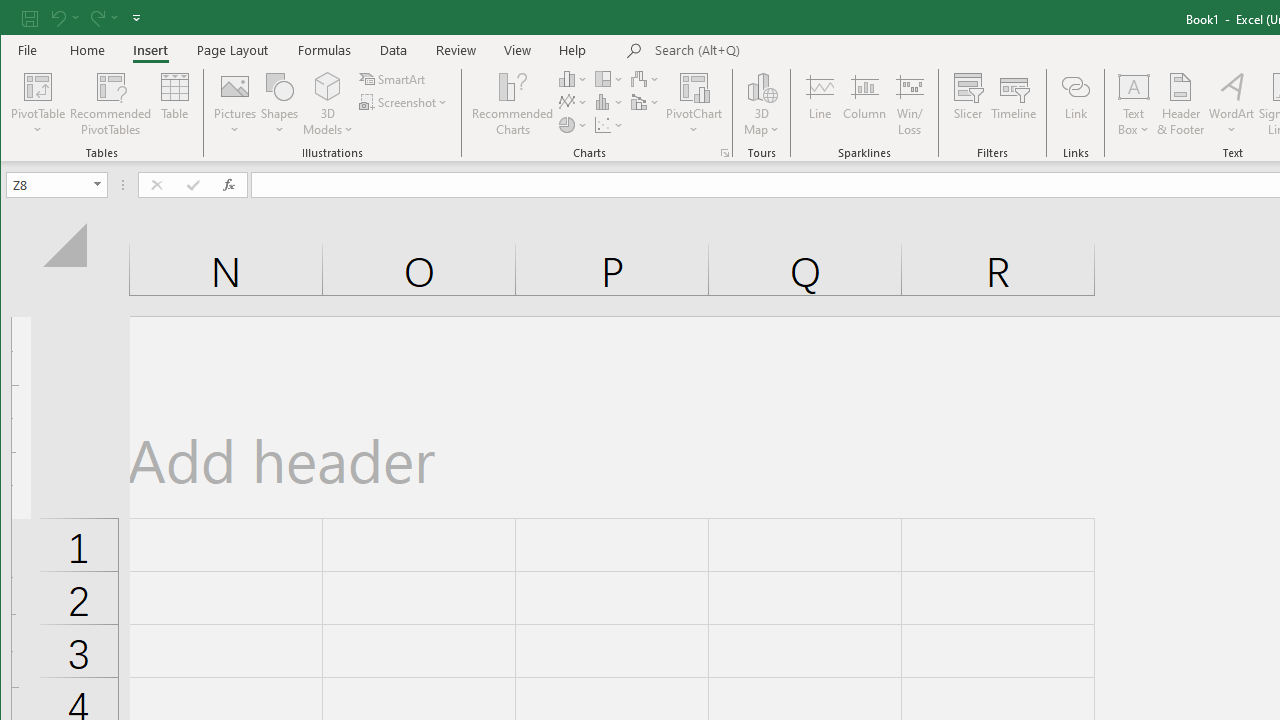  I want to click on 'Insert Column or Bar Chart', so click(572, 78).